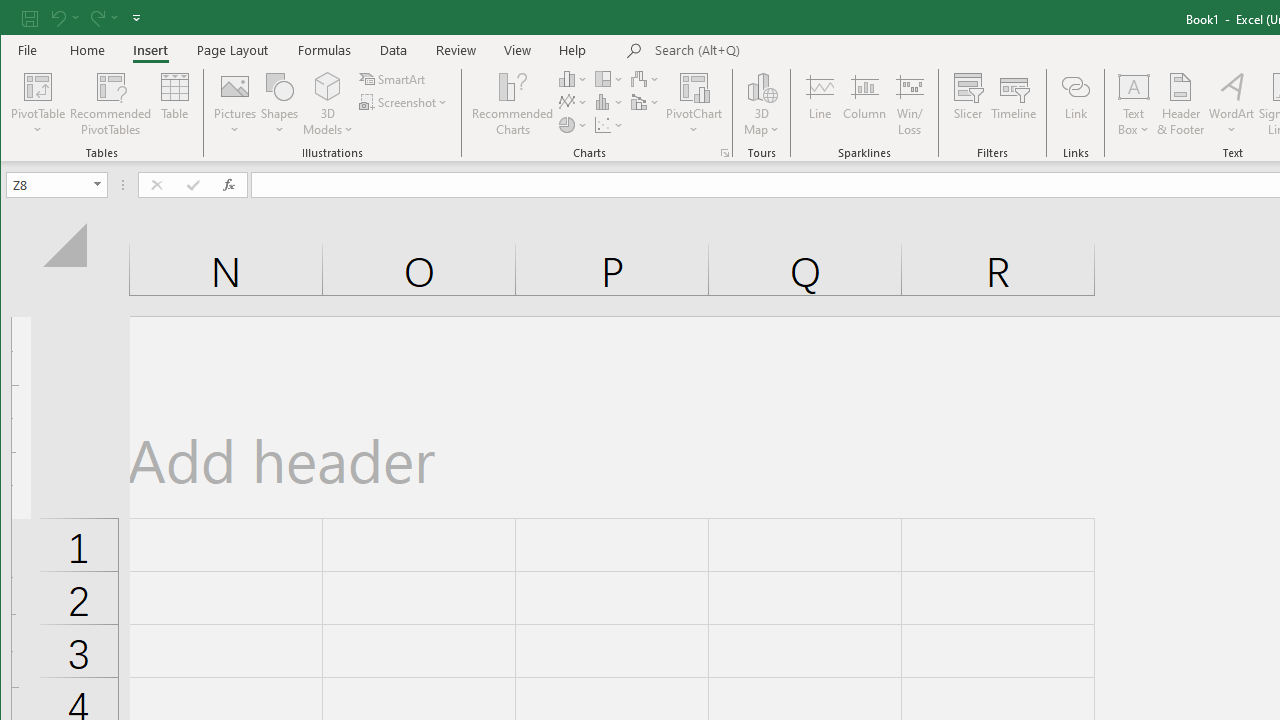  I want to click on 'Insert Column or Bar Chart', so click(572, 78).